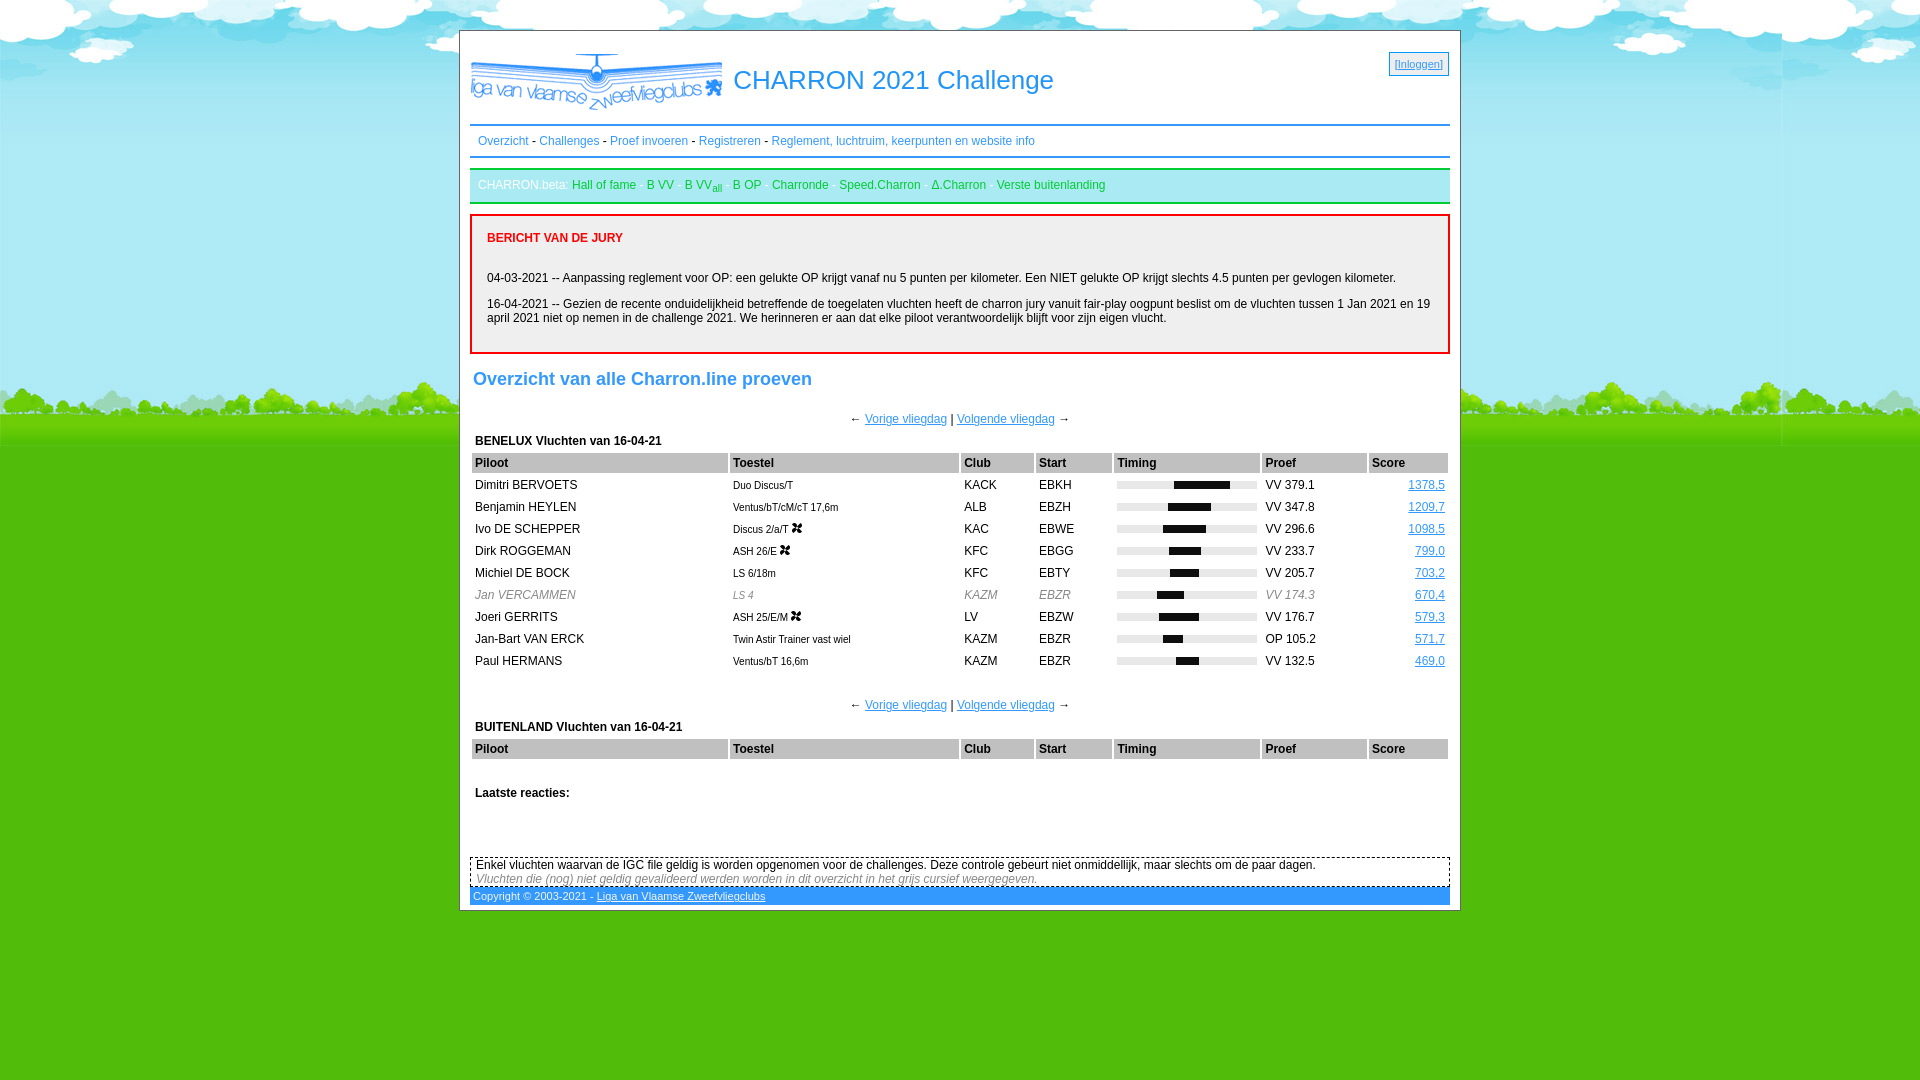 Image resolution: width=1920 pixels, height=1080 pixels. Describe the element at coordinates (905, 704) in the screenshot. I see `'Vorige vliegdag'` at that location.